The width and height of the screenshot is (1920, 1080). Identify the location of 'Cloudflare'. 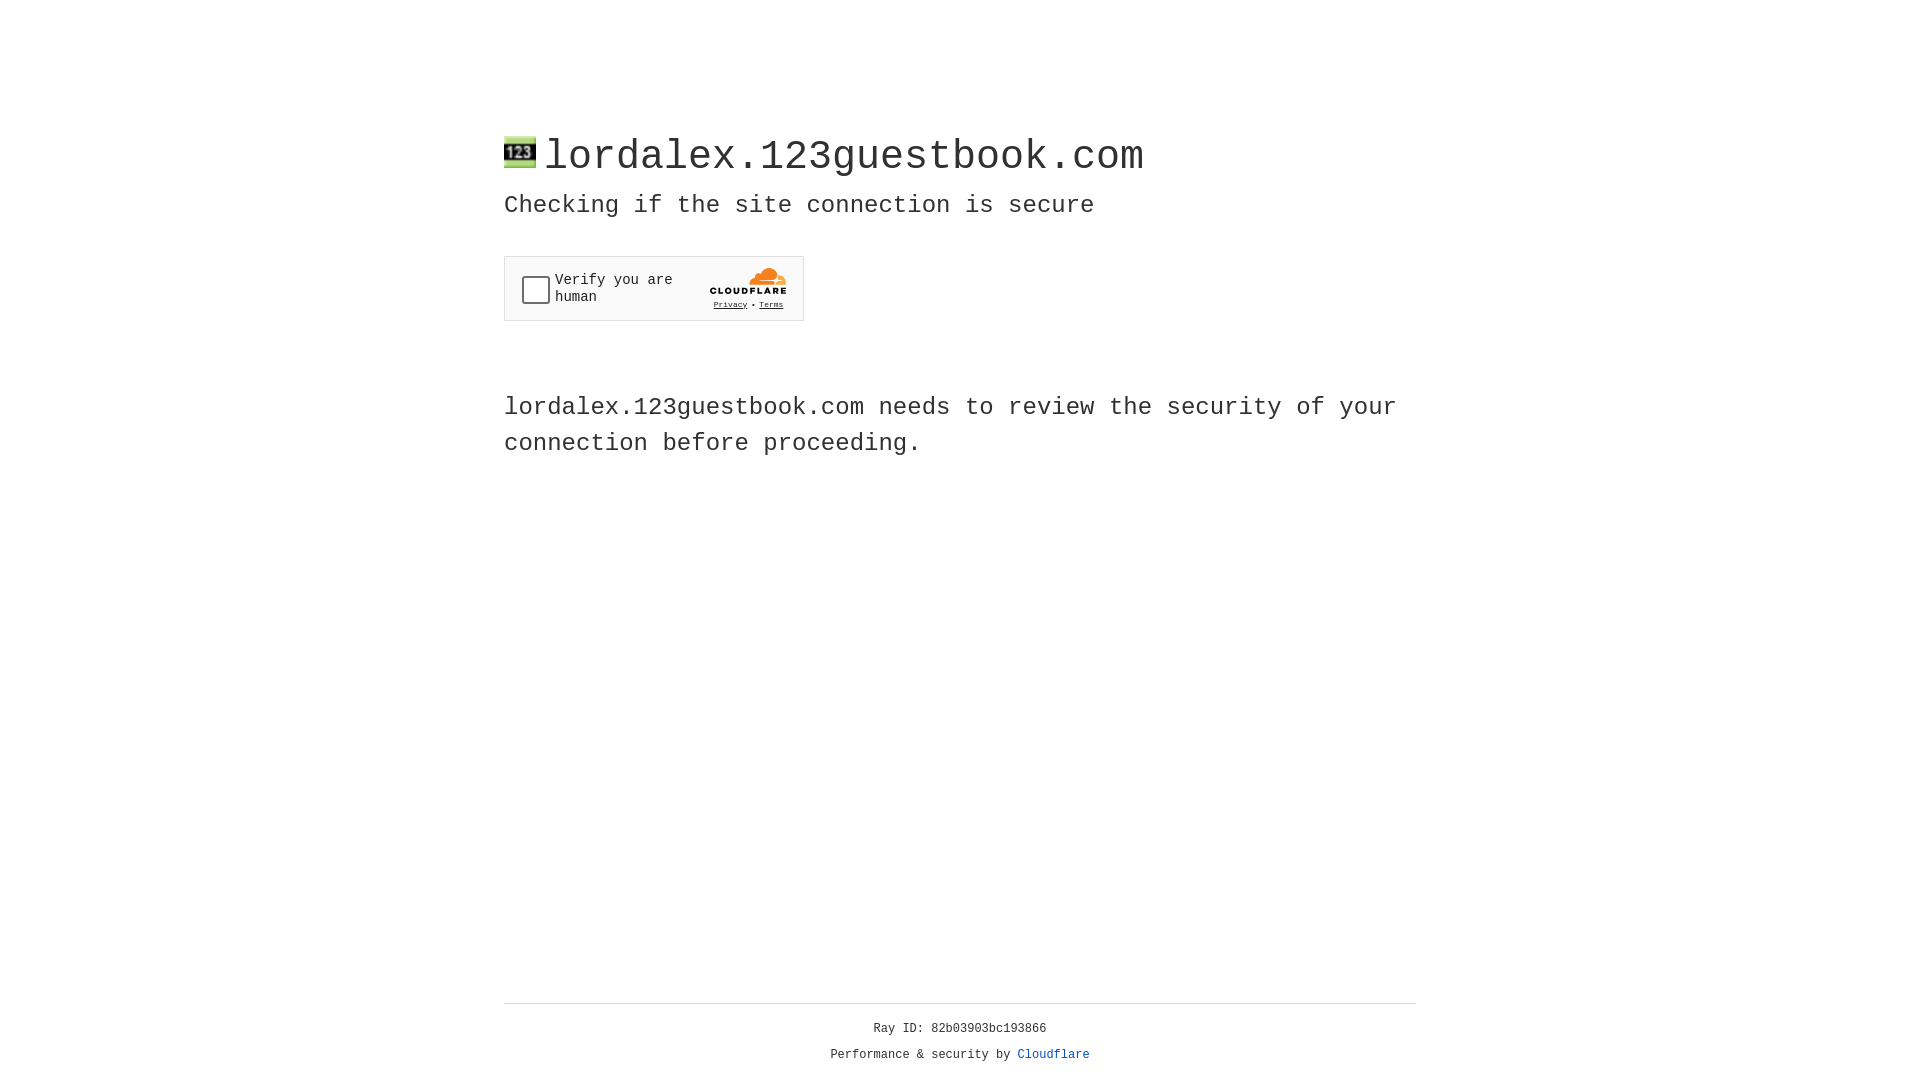
(1053, 1054).